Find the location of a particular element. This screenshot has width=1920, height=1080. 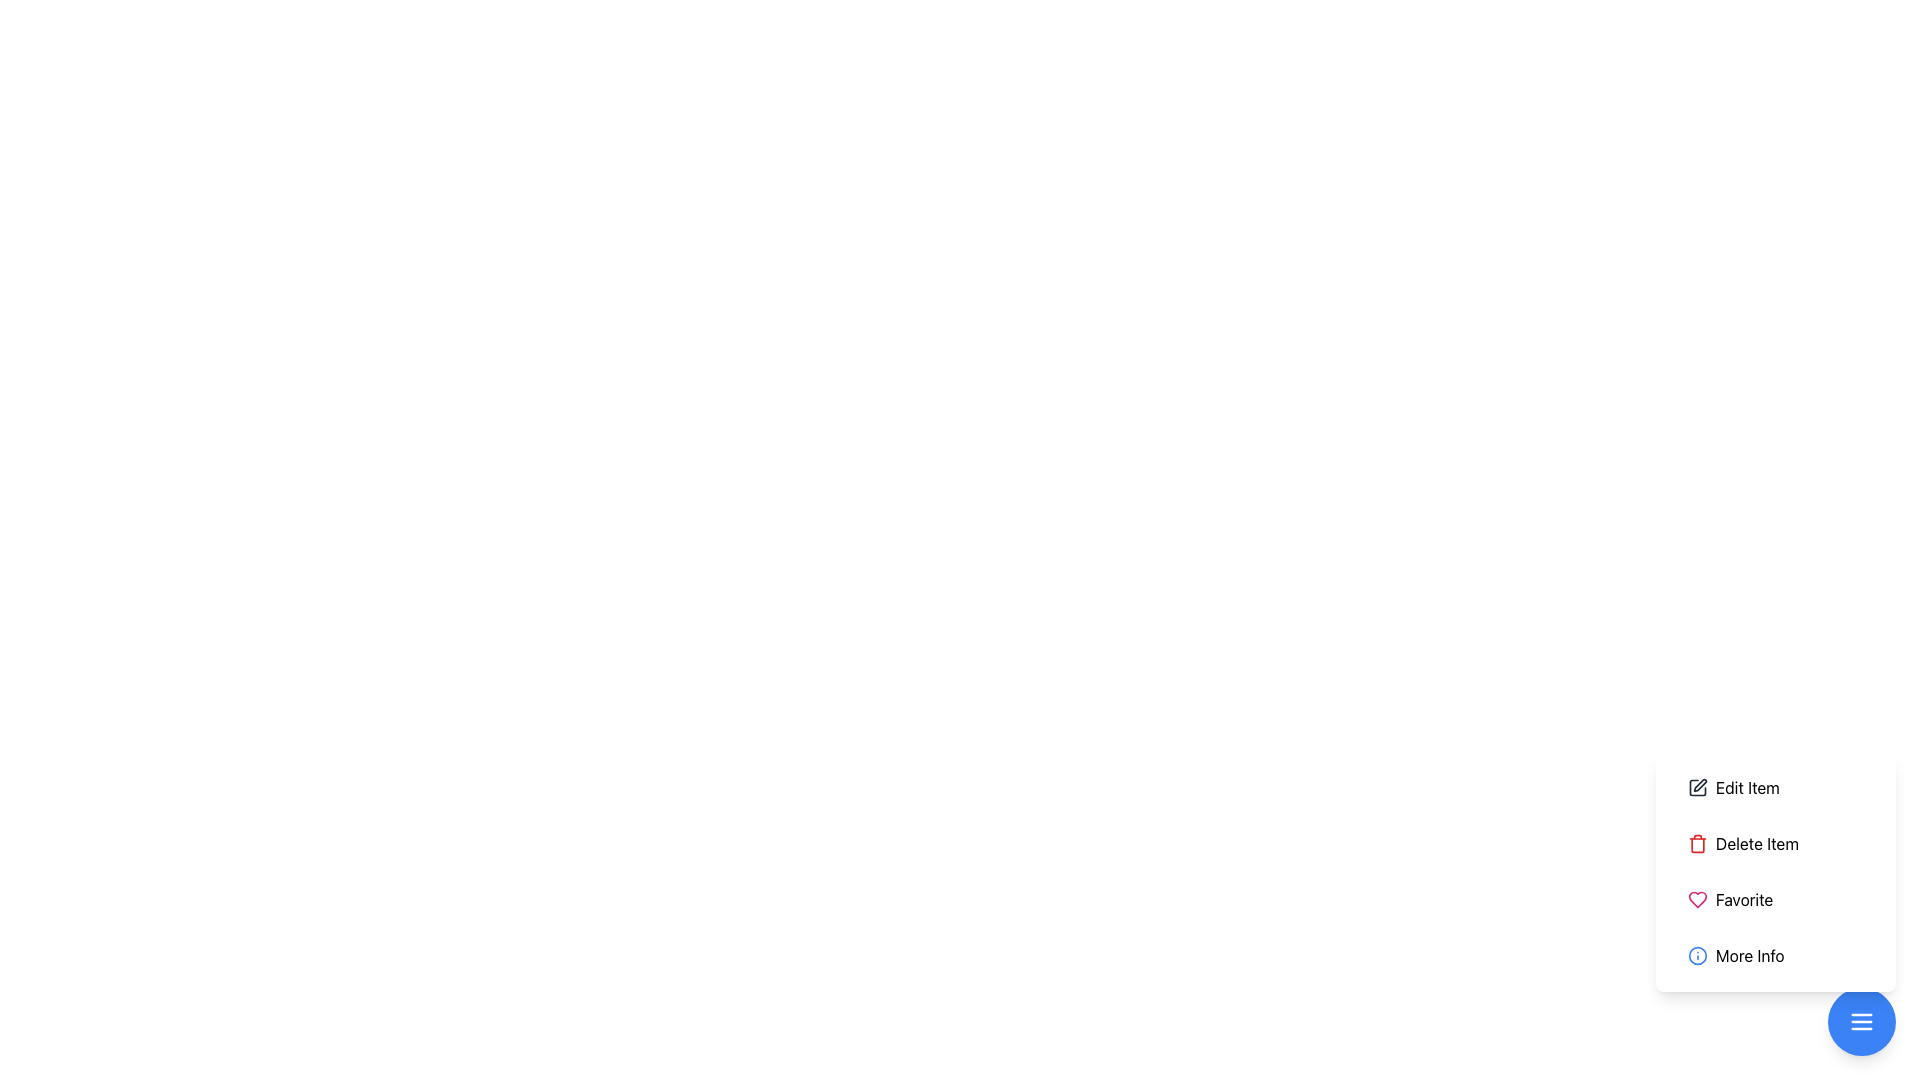

the delete button located at the second position in the dropdown menu is located at coordinates (1776, 870).